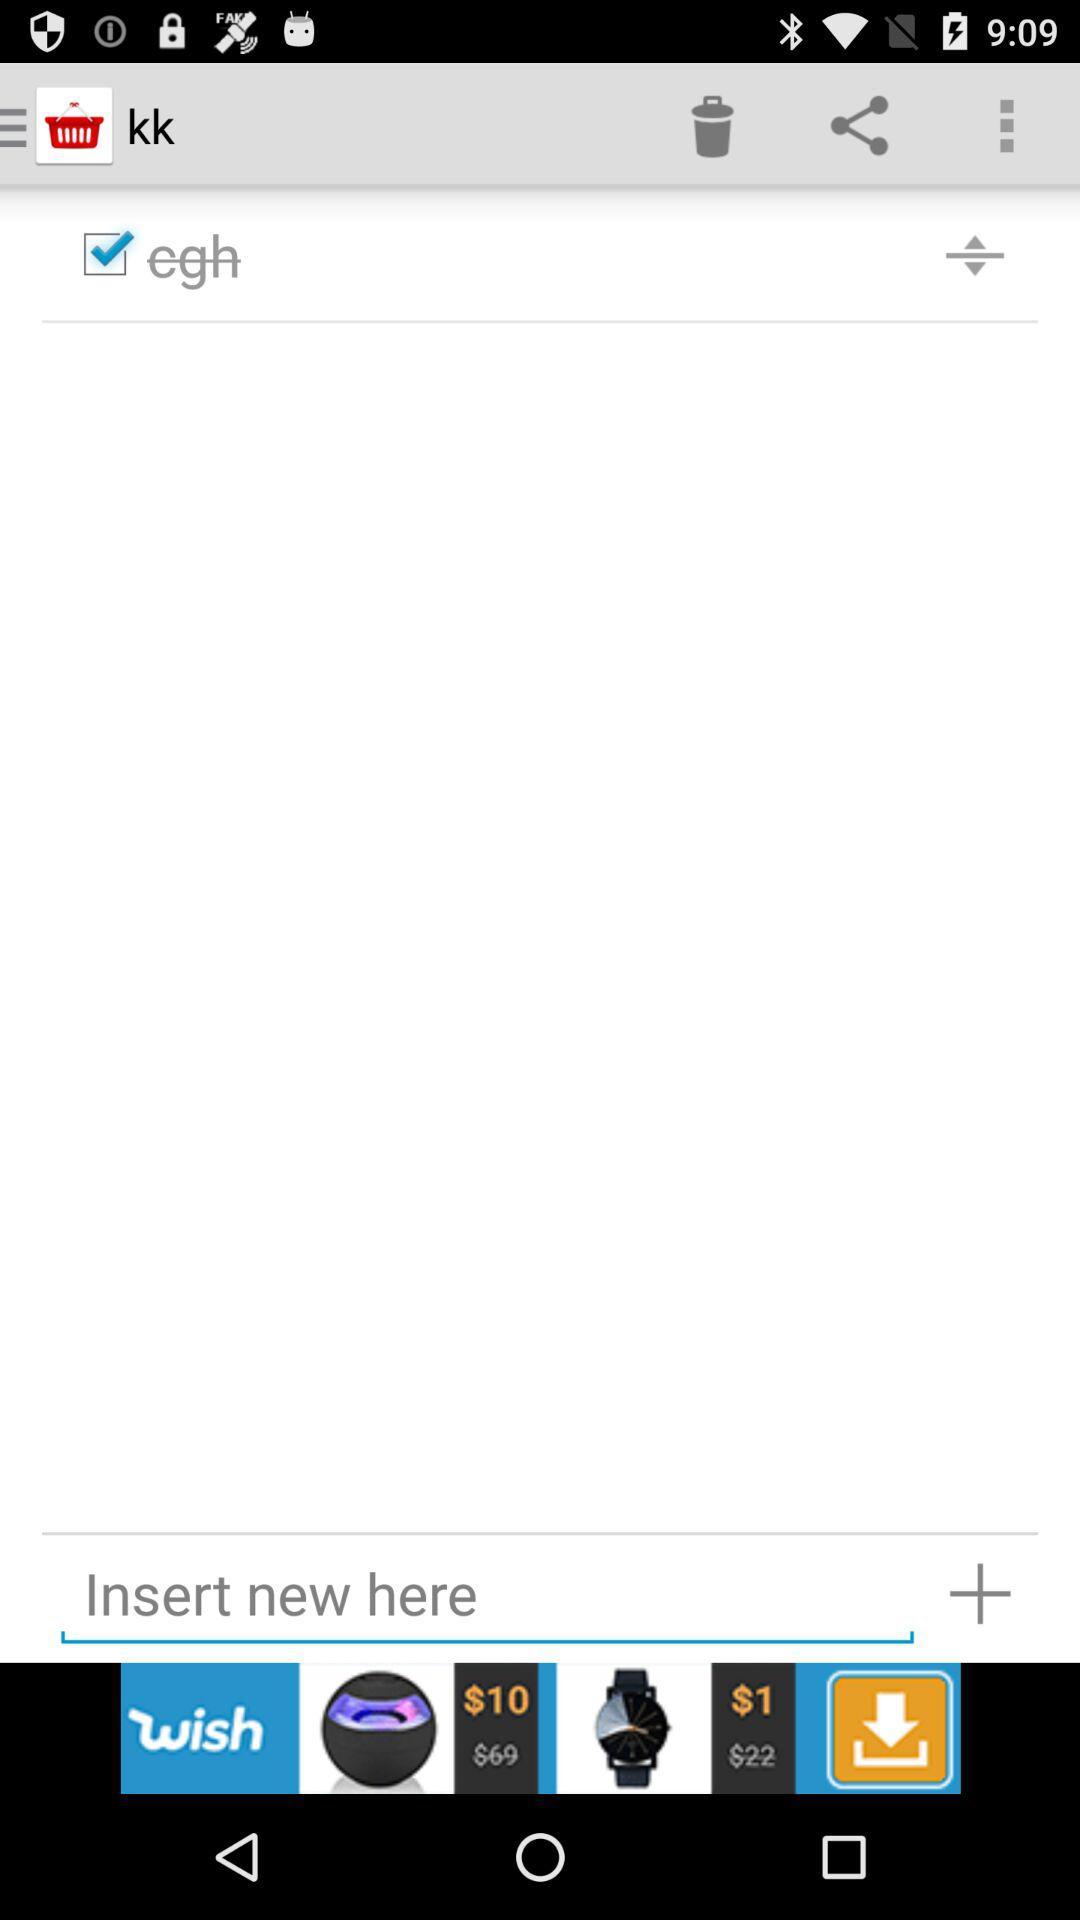  Describe the element at coordinates (711, 124) in the screenshot. I see `left of share` at that location.